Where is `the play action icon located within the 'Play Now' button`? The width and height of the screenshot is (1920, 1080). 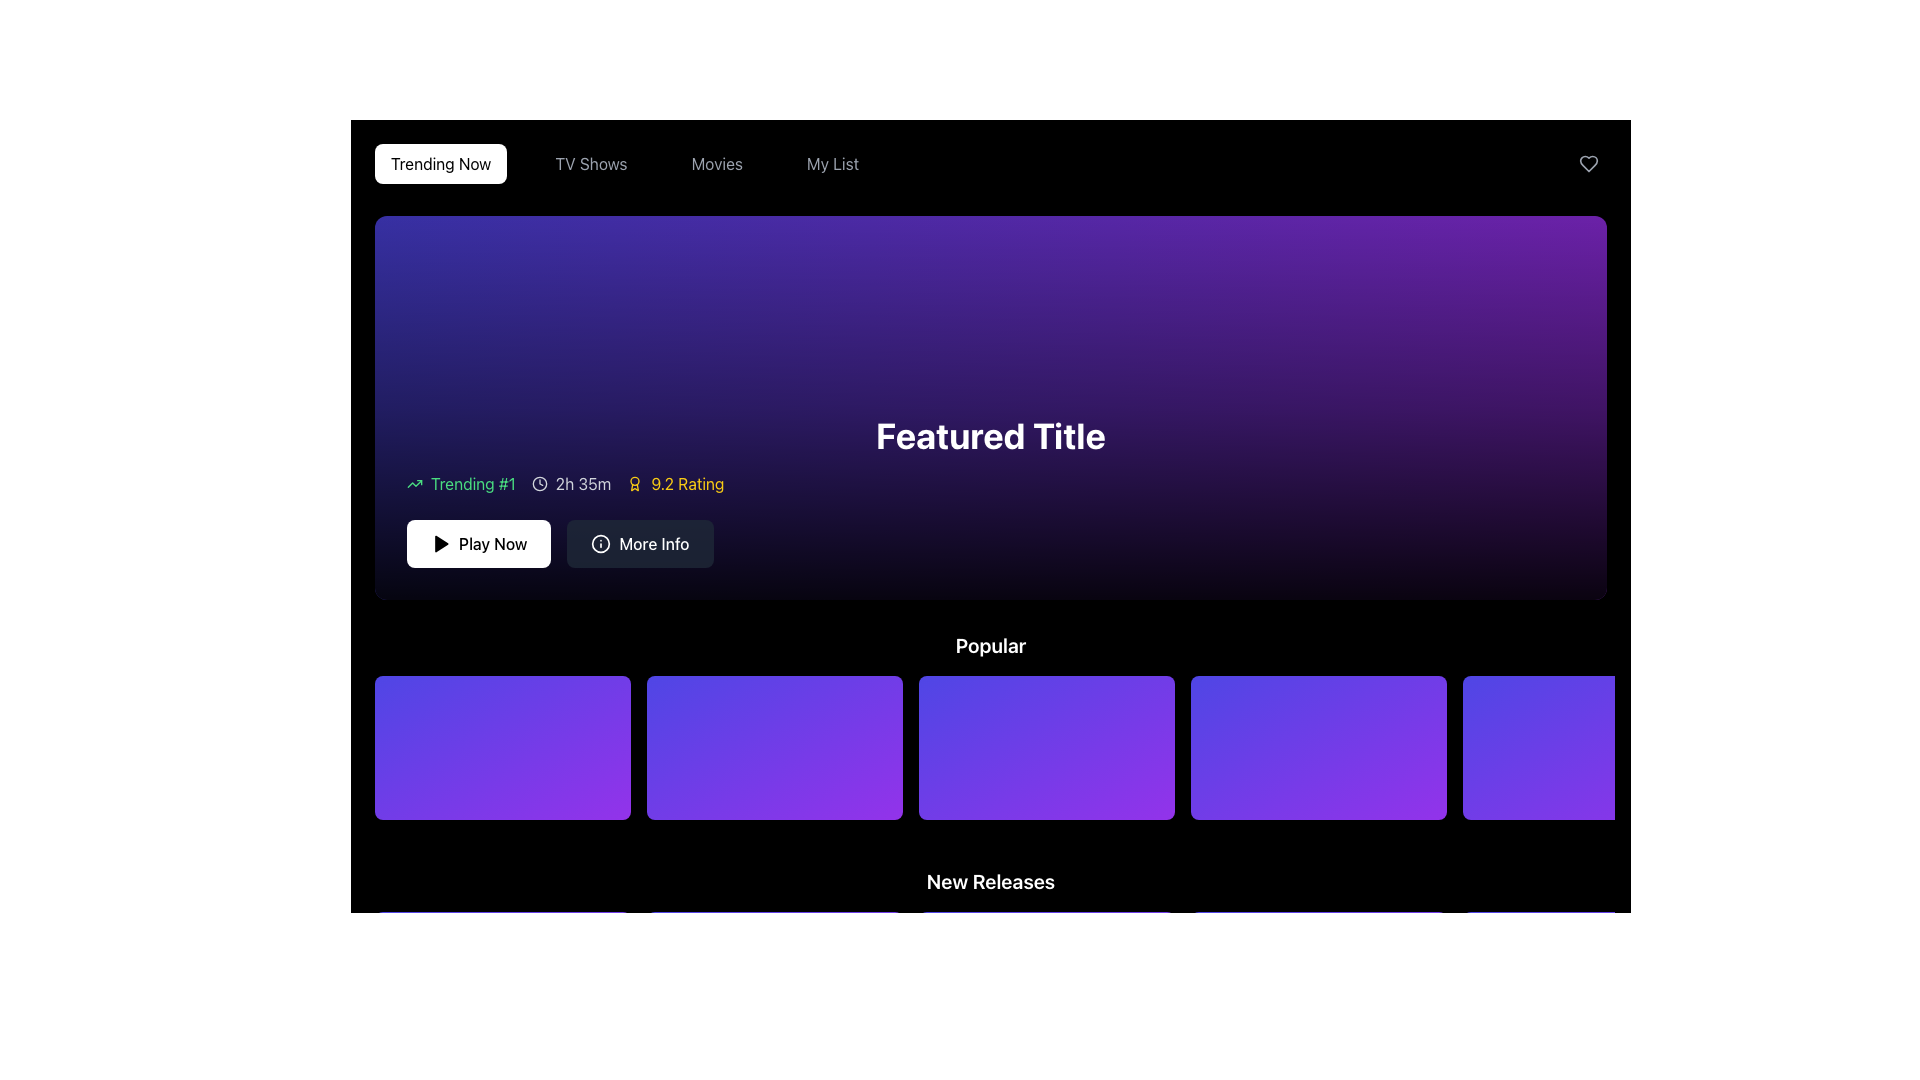 the play action icon located within the 'Play Now' button is located at coordinates (440, 543).